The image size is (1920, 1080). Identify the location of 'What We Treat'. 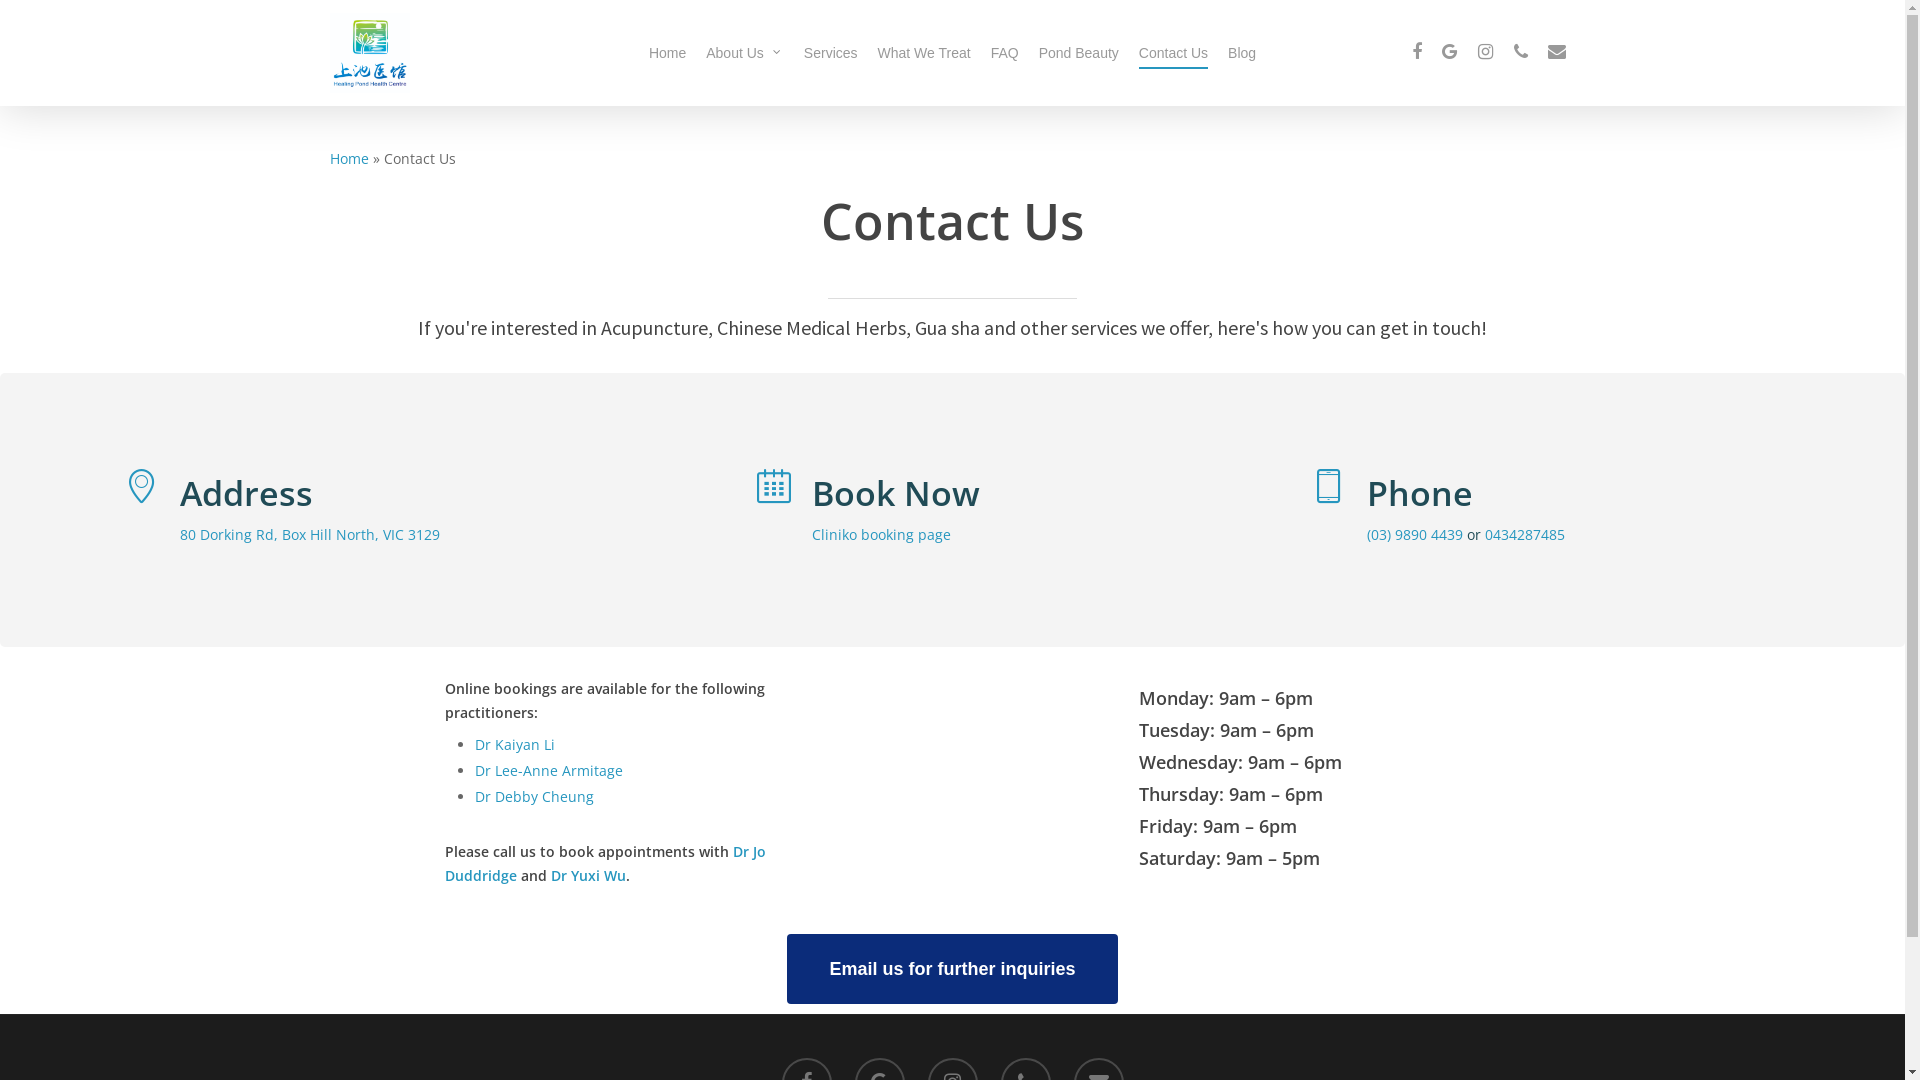
(878, 52).